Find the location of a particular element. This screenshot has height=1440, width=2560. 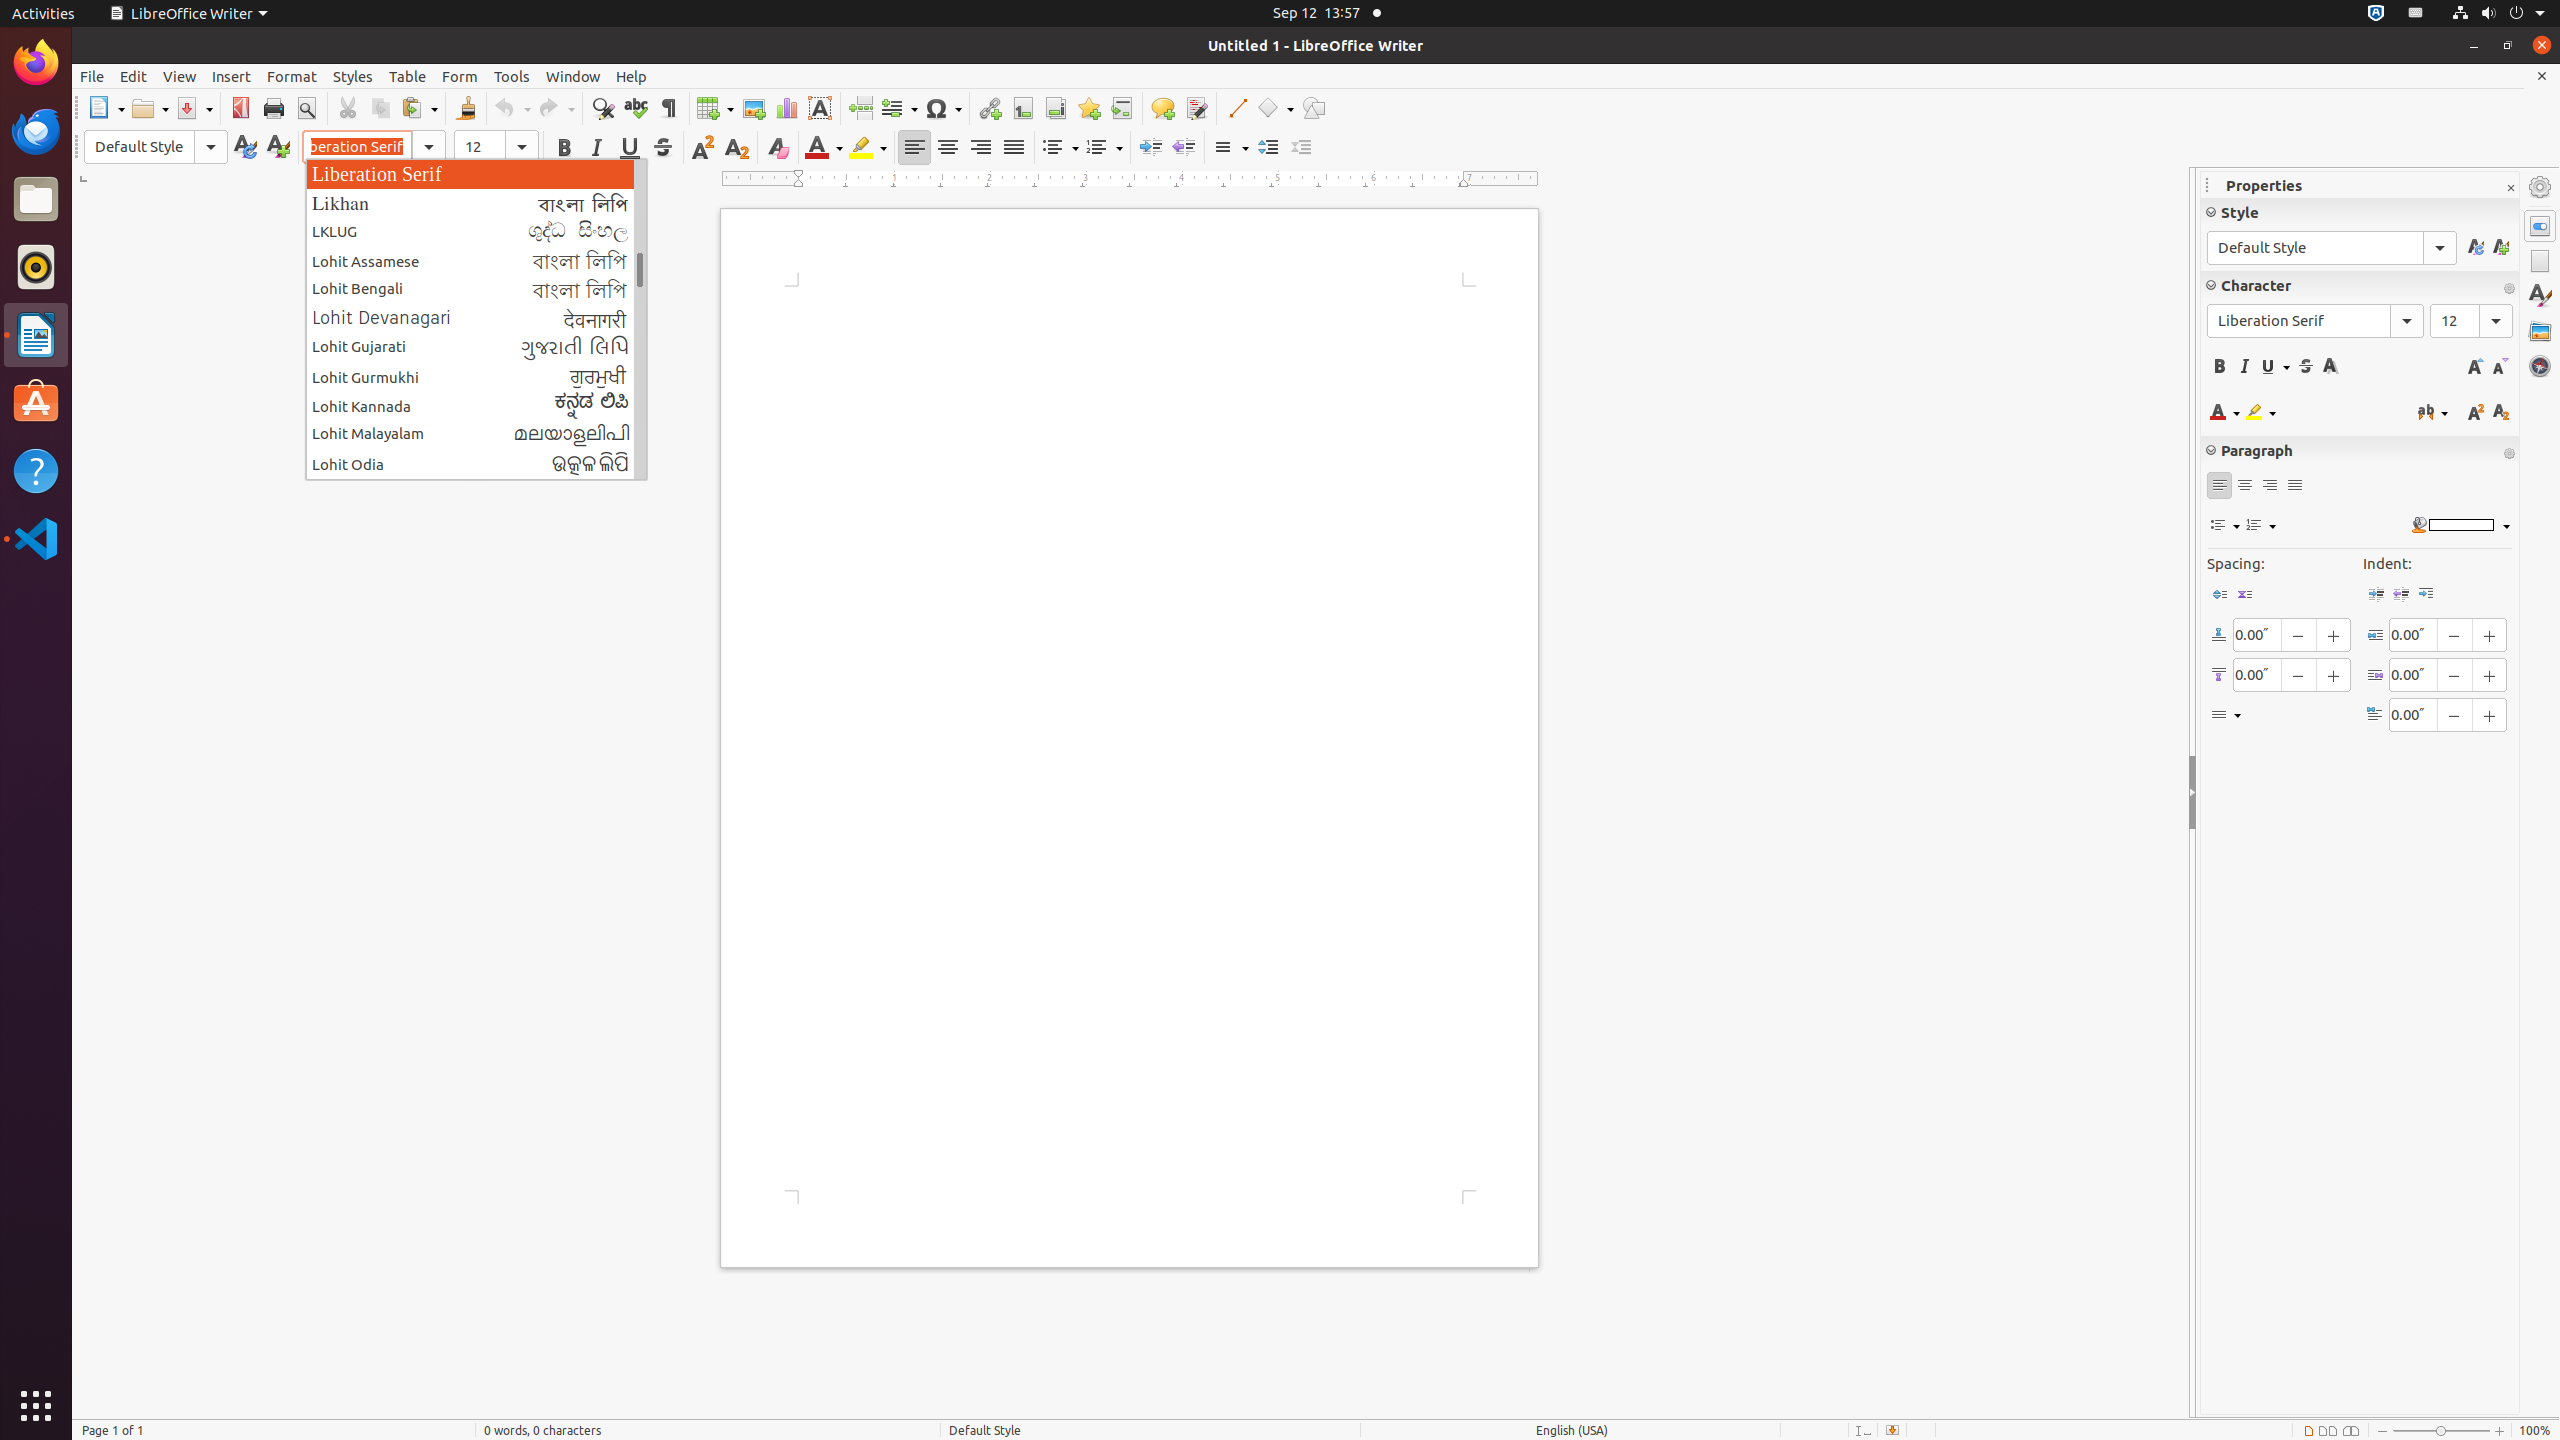

'Find & Replace' is located at coordinates (602, 107).